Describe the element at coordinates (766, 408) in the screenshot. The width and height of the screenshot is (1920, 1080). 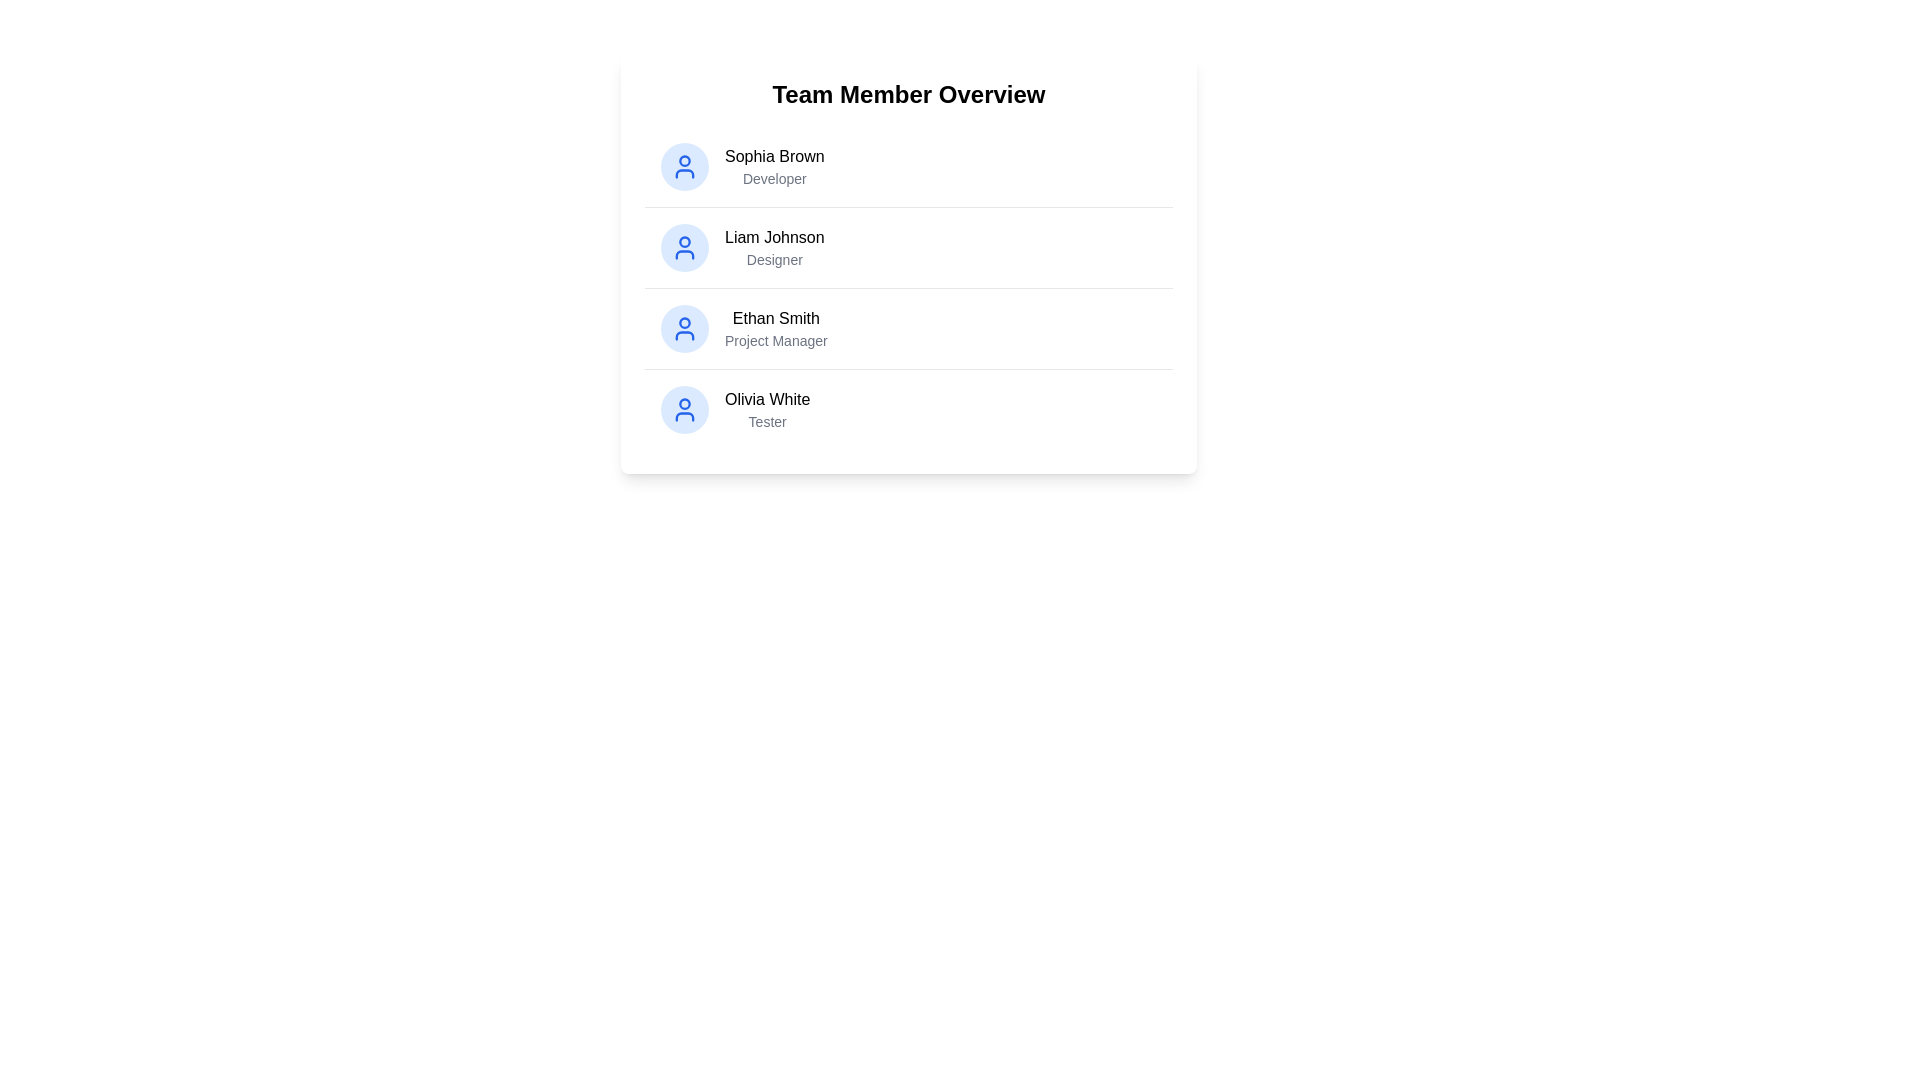
I see `the Text Label Group displaying 'Olivia White' and 'Tester' for additional actions` at that location.